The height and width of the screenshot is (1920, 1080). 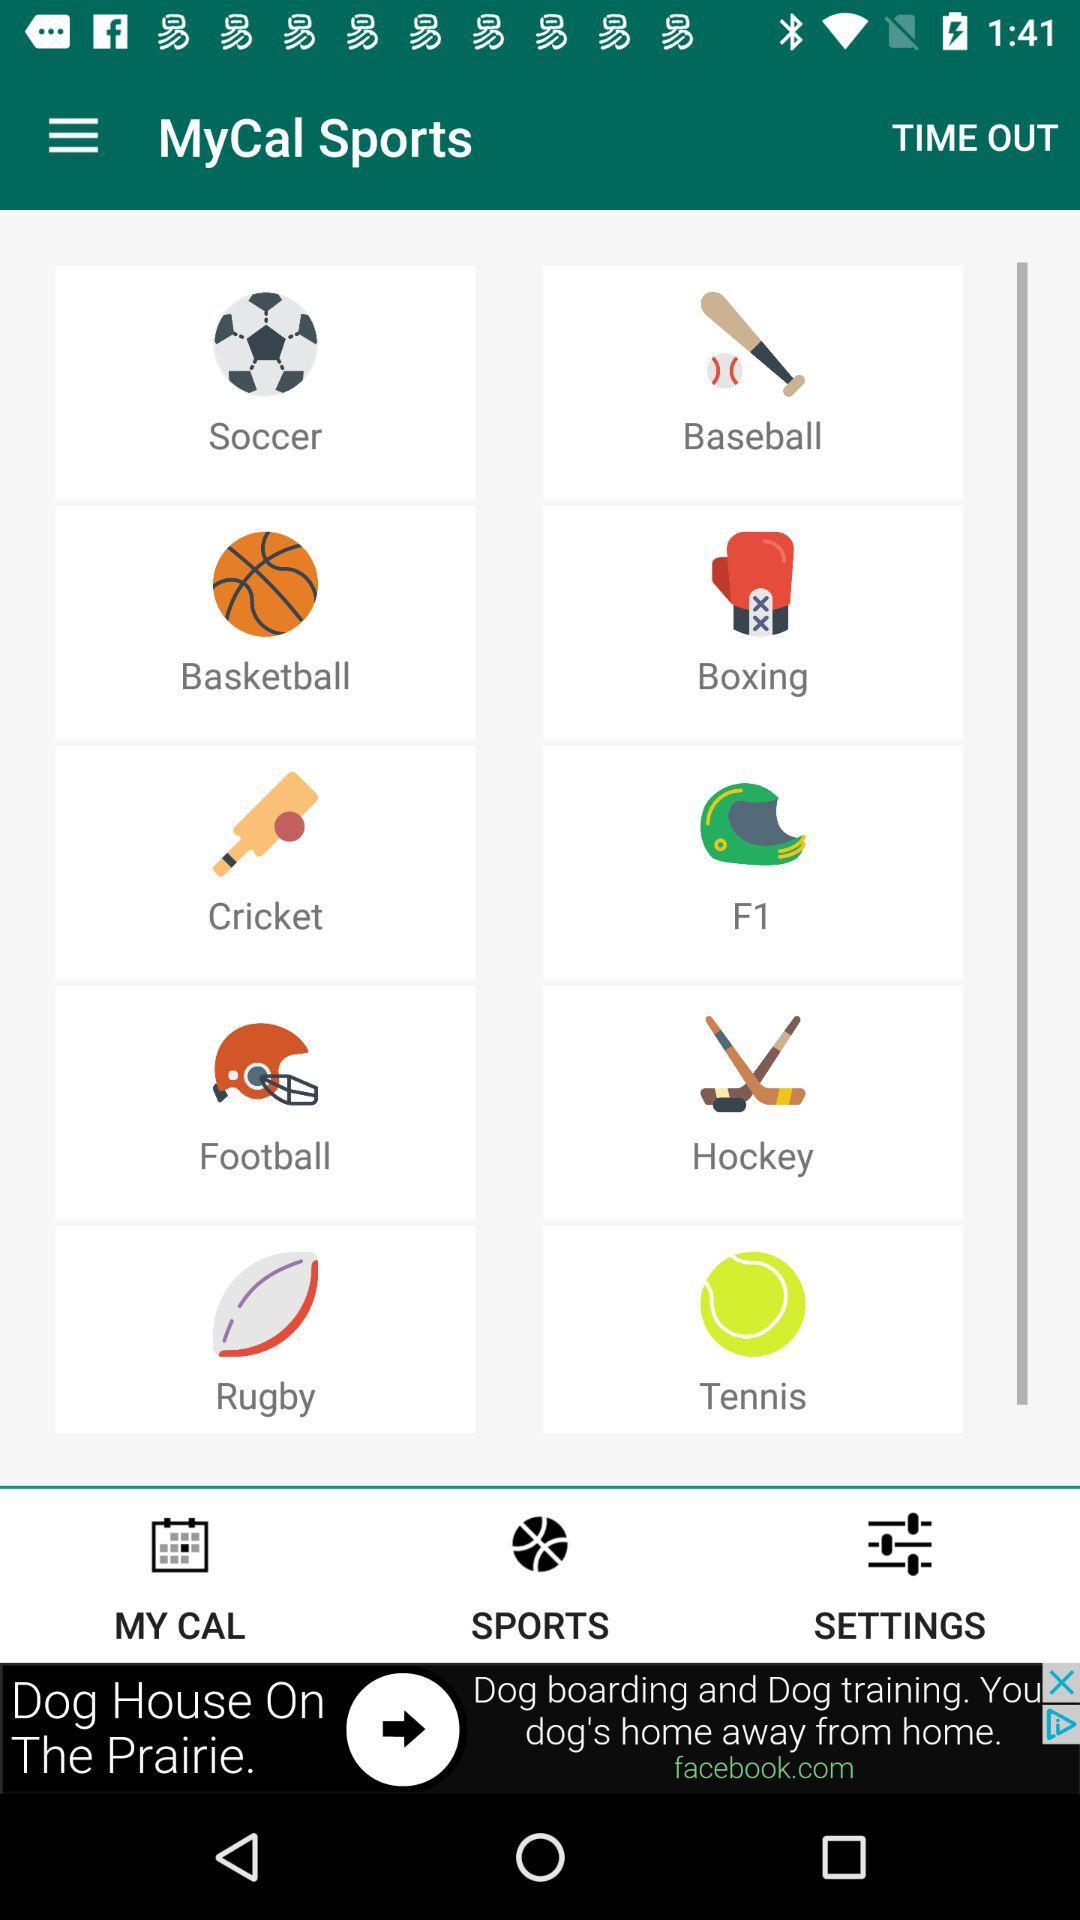 What do you see at coordinates (264, 583) in the screenshot?
I see `basketball image` at bounding box center [264, 583].